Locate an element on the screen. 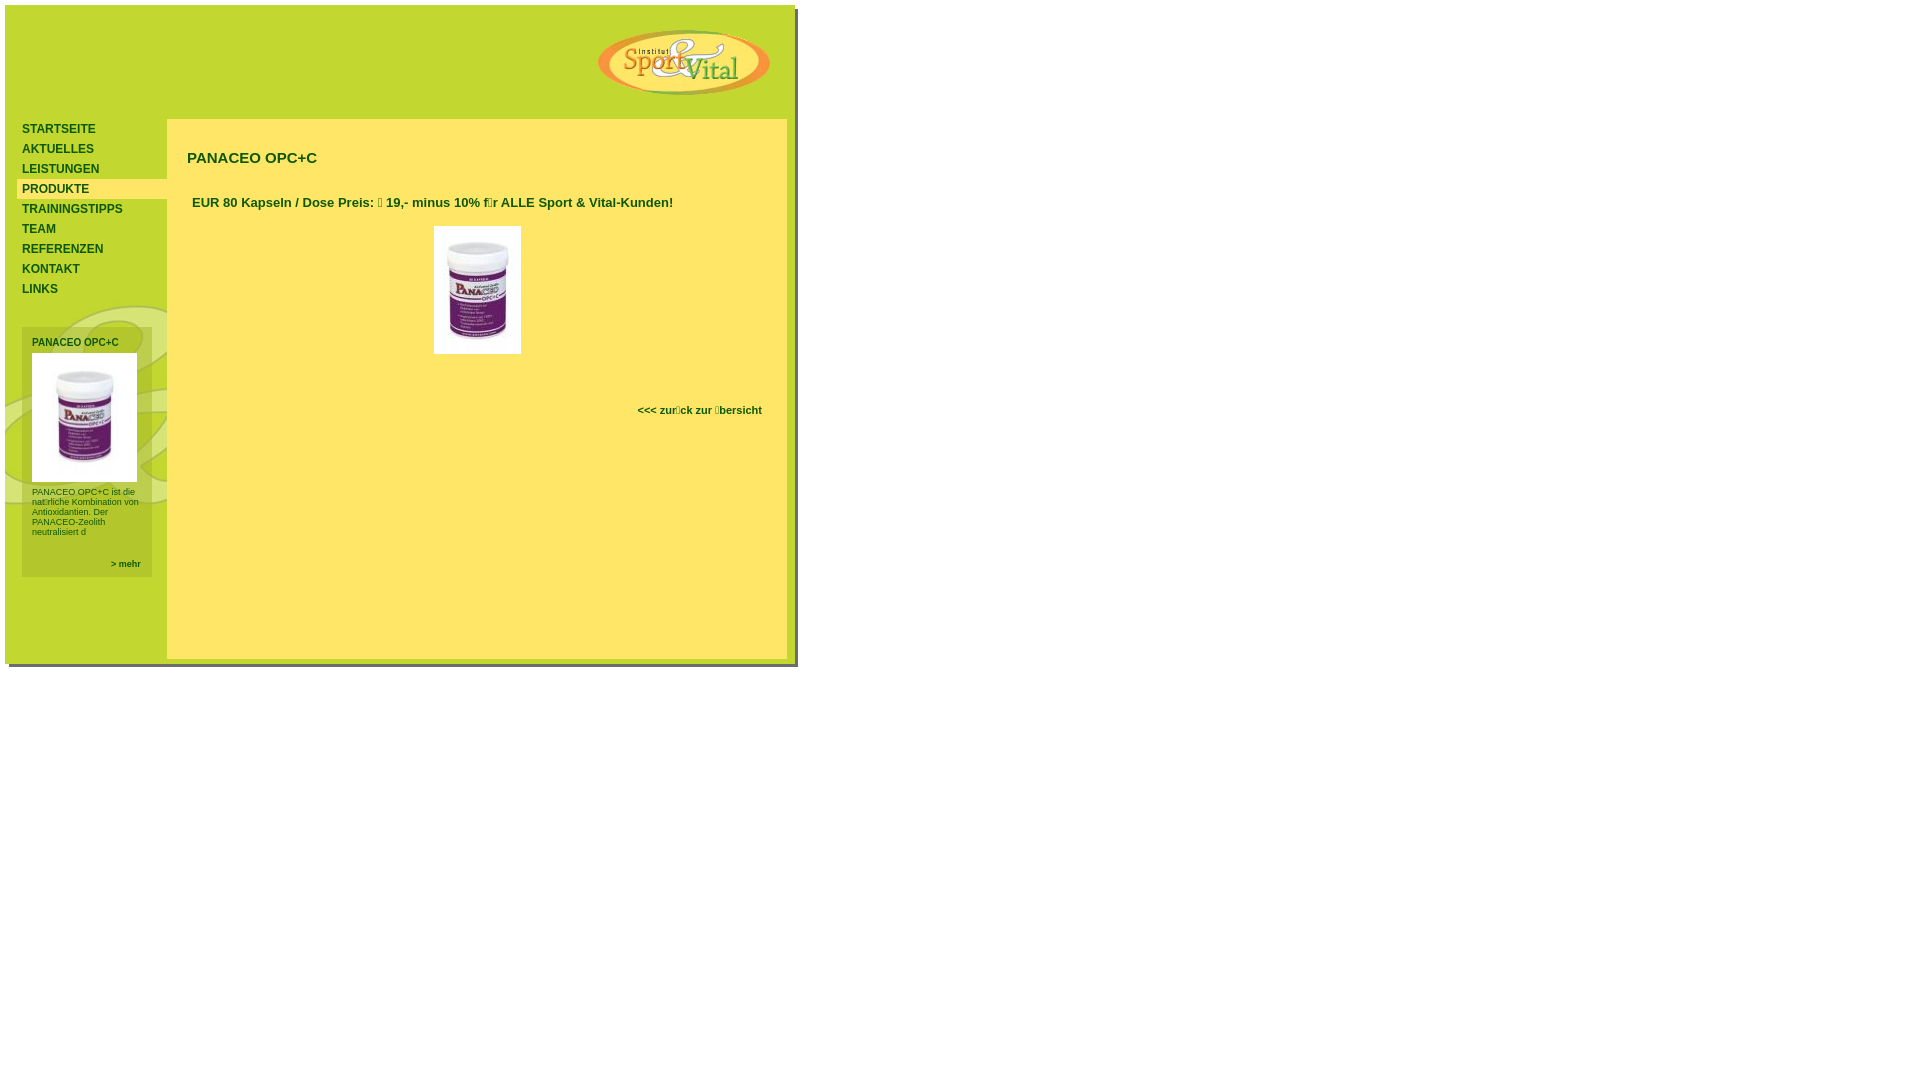 The height and width of the screenshot is (1080, 1920). 'LEISTUNGEN' is located at coordinates (90, 168).